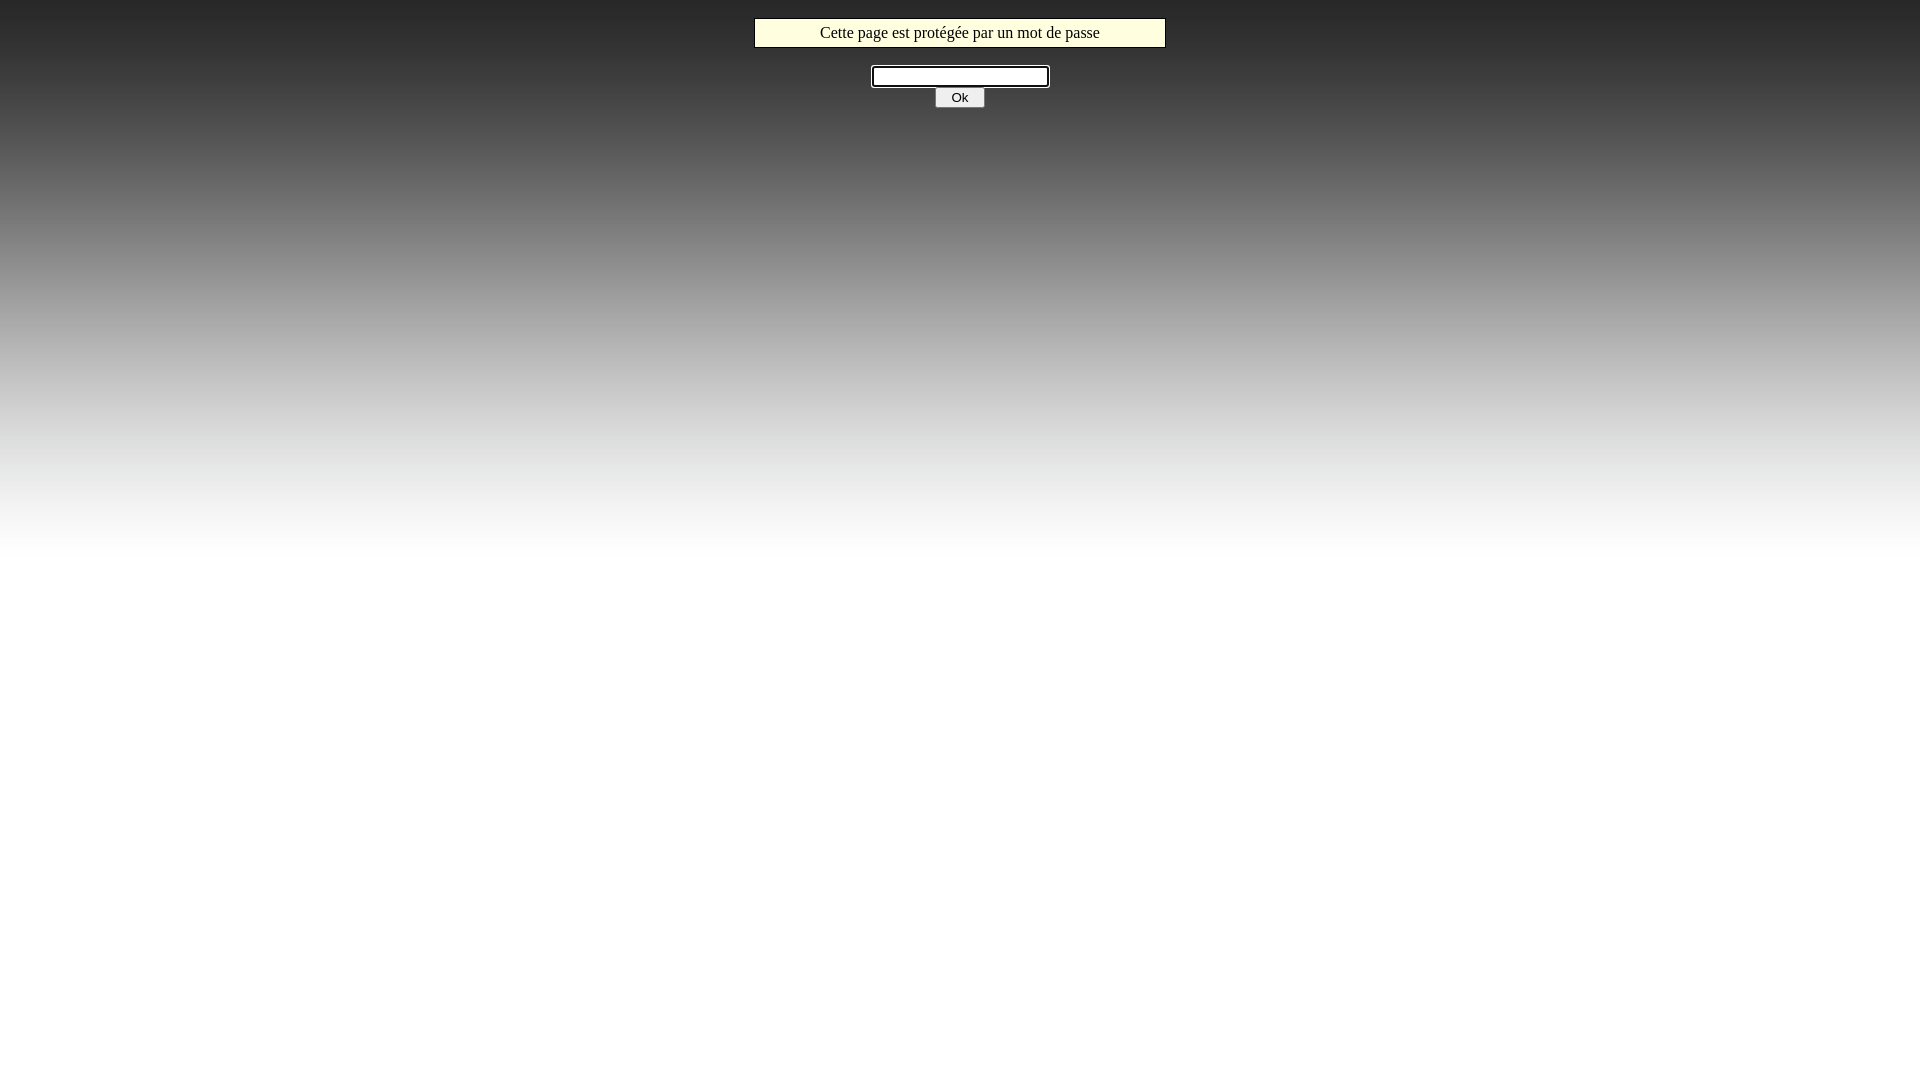 The image size is (1920, 1080). Describe the element at coordinates (960, 97) in the screenshot. I see `'Ok'` at that location.